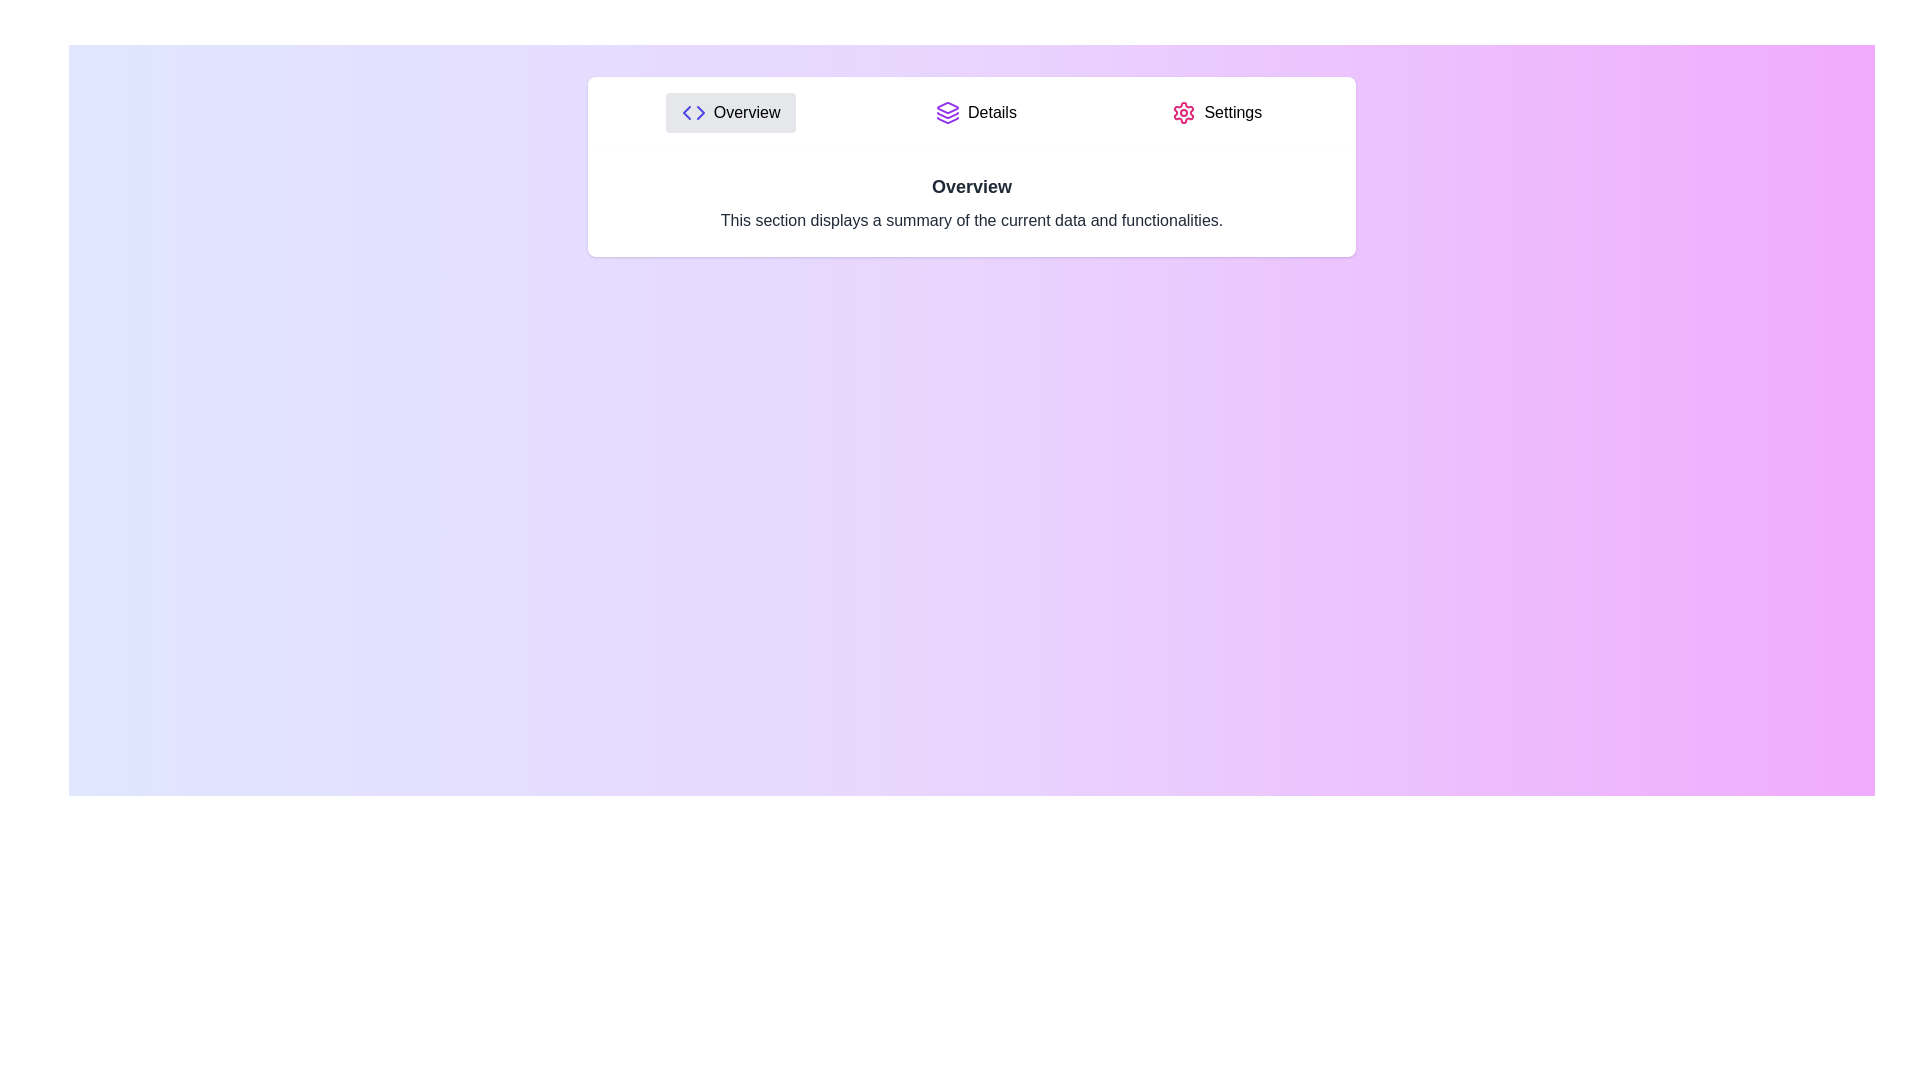 This screenshot has width=1920, height=1080. Describe the element at coordinates (971, 203) in the screenshot. I see `the Informational panel with the header 'Overview' that displays a summary of current data and functionalities` at that location.